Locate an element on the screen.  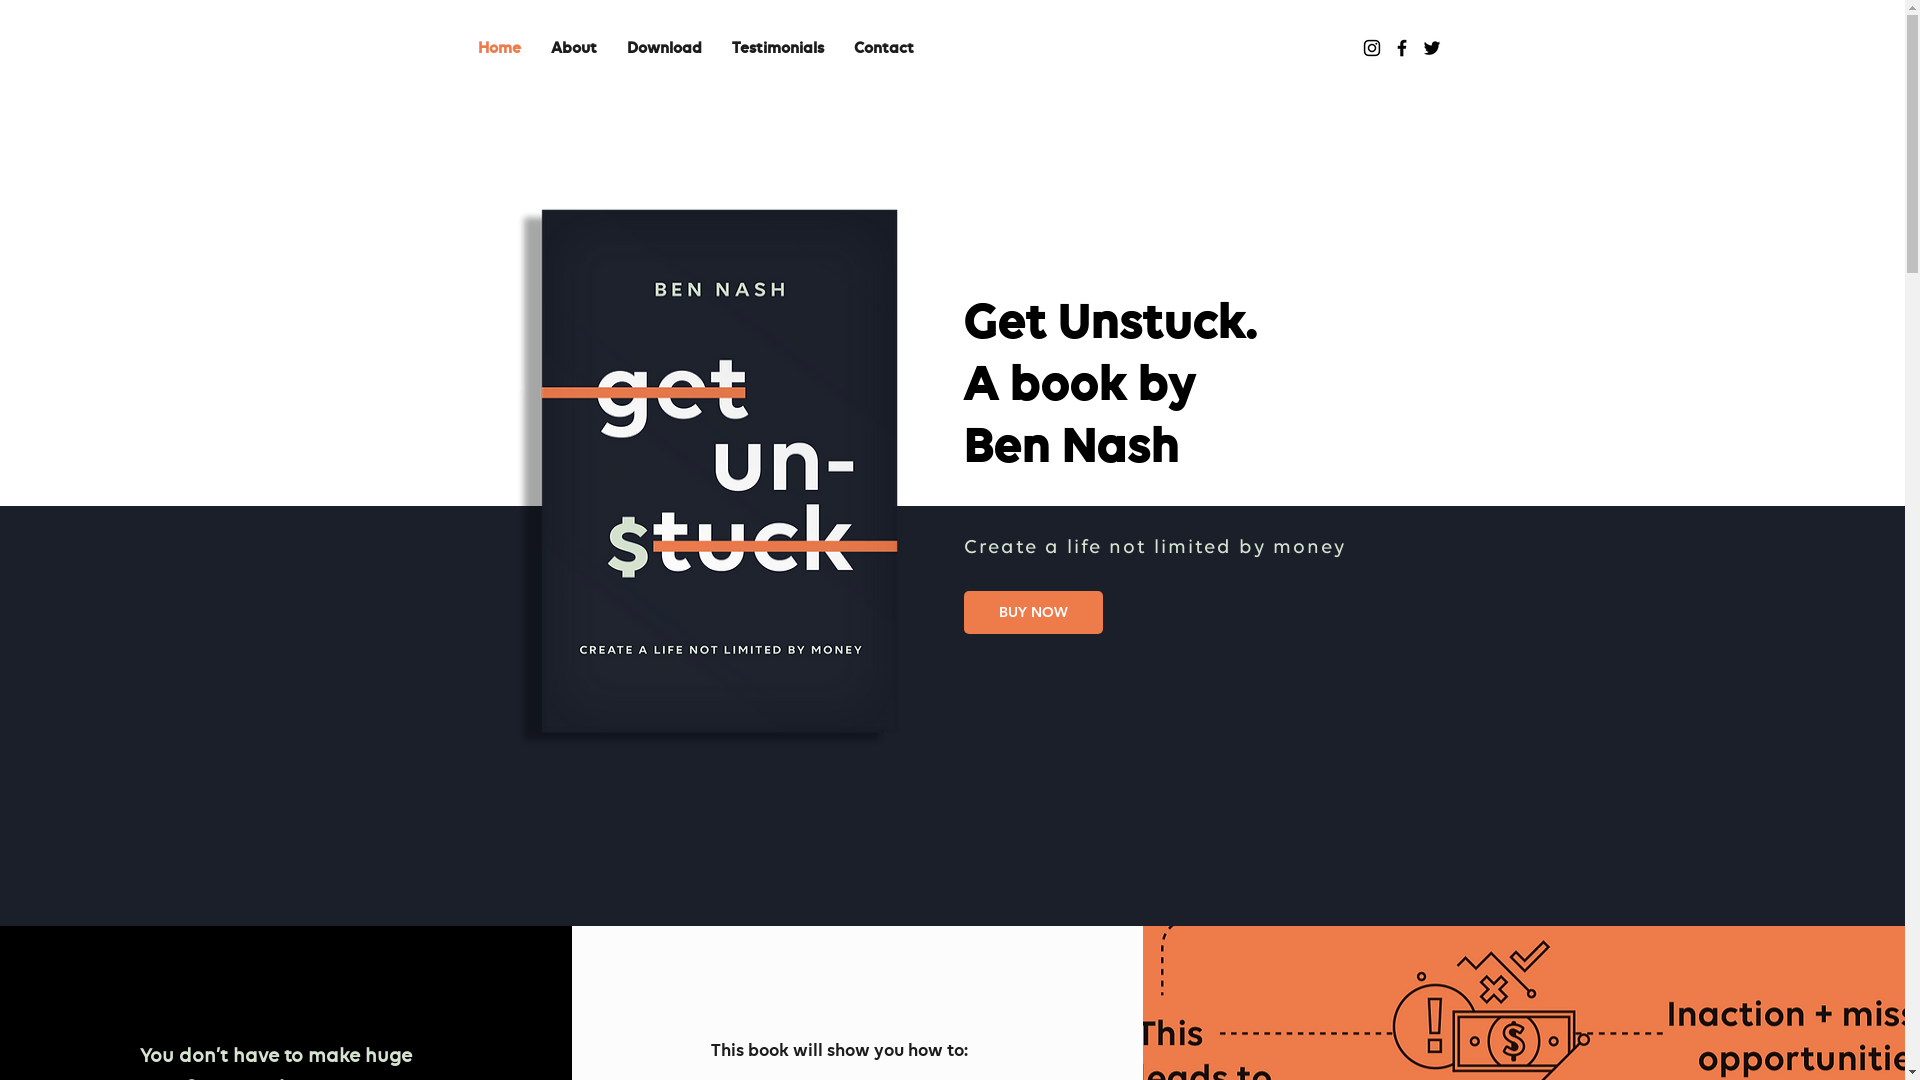
'Home' is located at coordinates (498, 48).